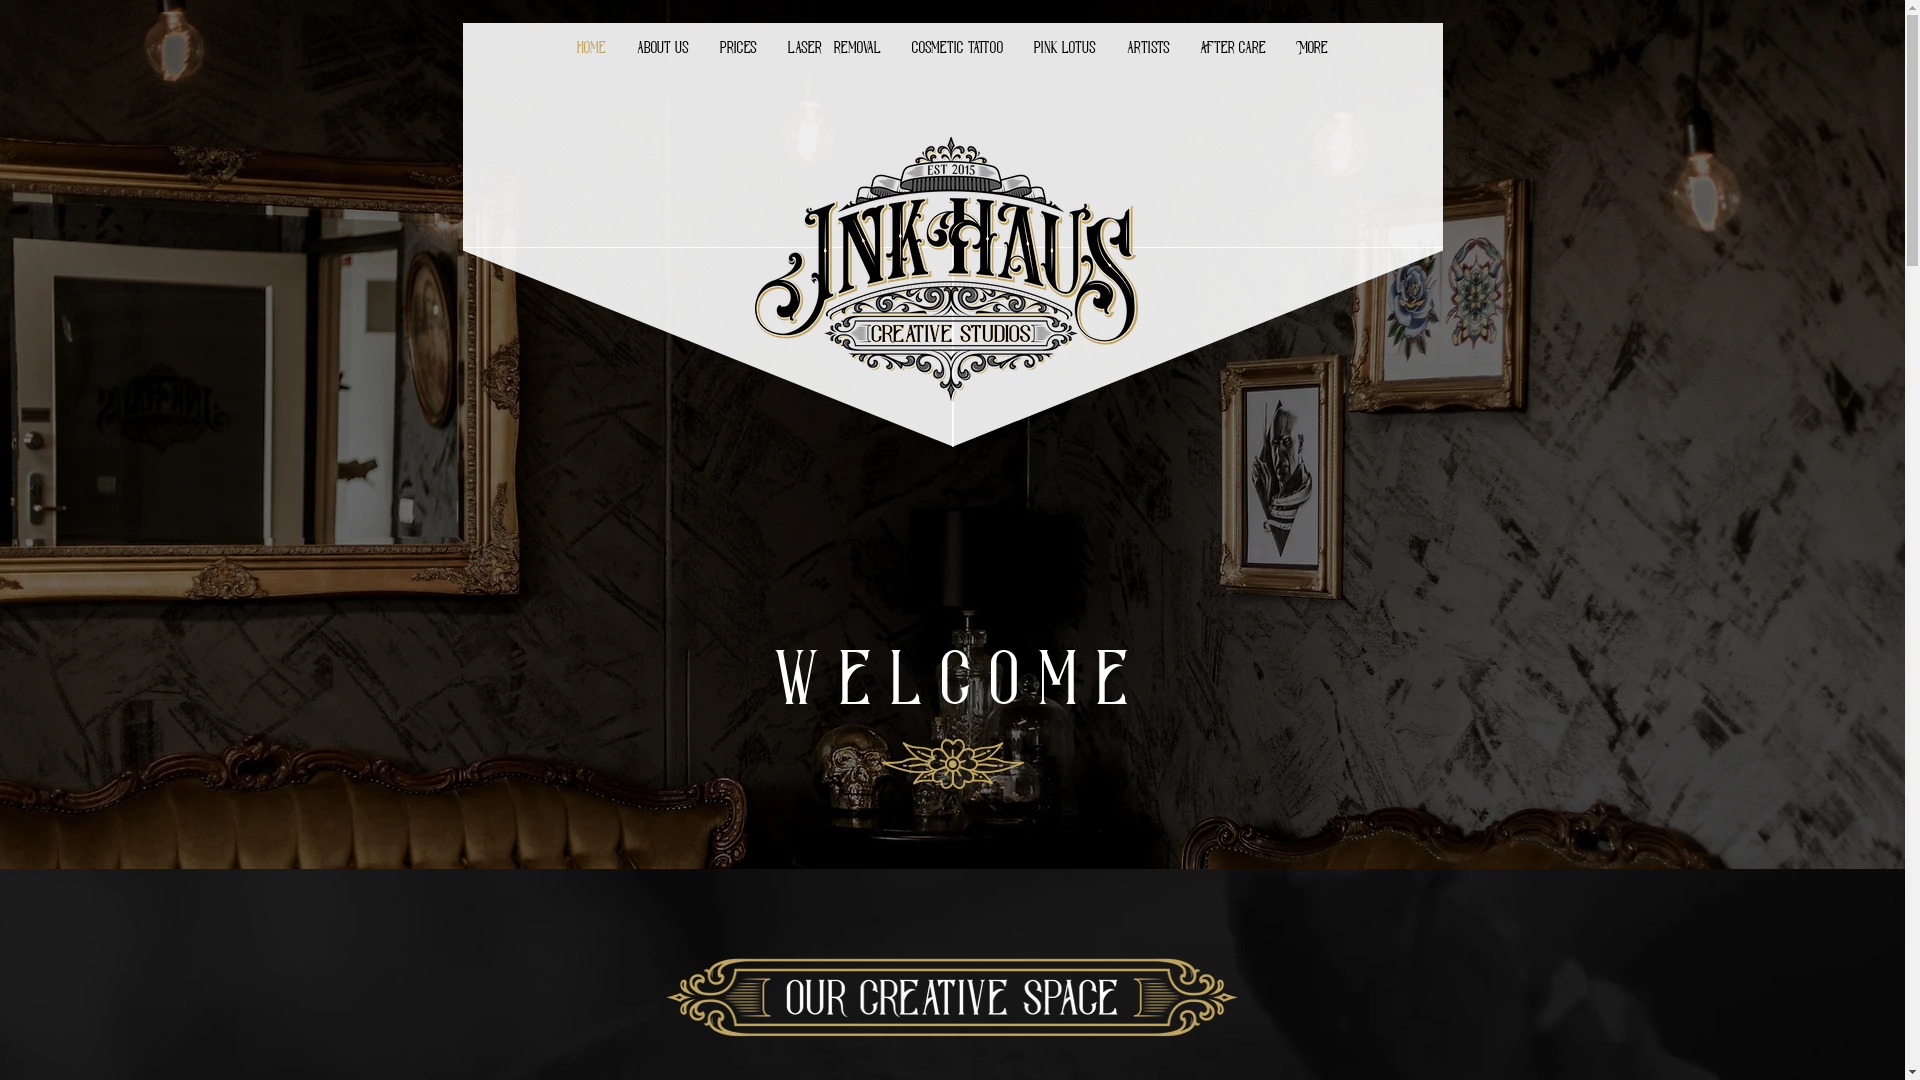 The height and width of the screenshot is (1080, 1920). I want to click on 'about us', so click(663, 46).